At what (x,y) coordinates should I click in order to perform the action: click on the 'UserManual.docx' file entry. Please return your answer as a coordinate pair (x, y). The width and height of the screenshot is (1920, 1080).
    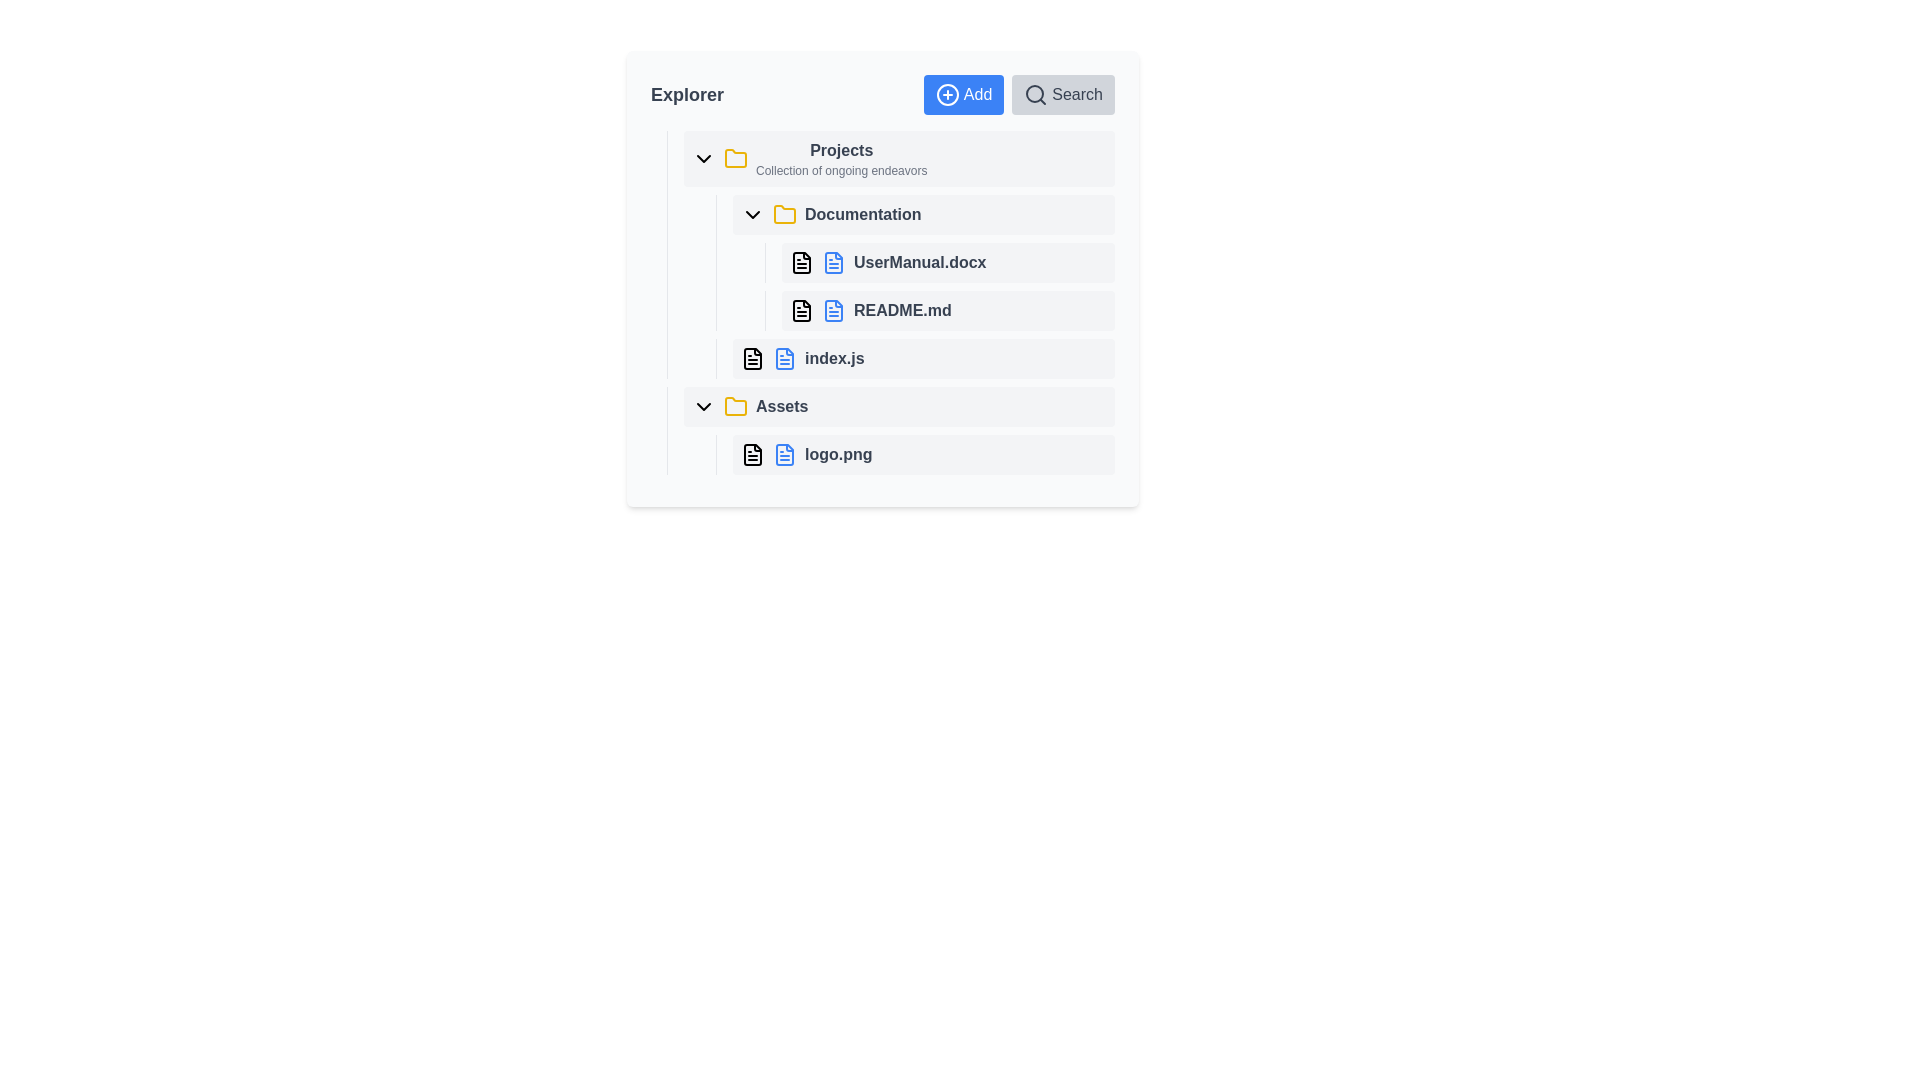
    Looking at the image, I should click on (890, 253).